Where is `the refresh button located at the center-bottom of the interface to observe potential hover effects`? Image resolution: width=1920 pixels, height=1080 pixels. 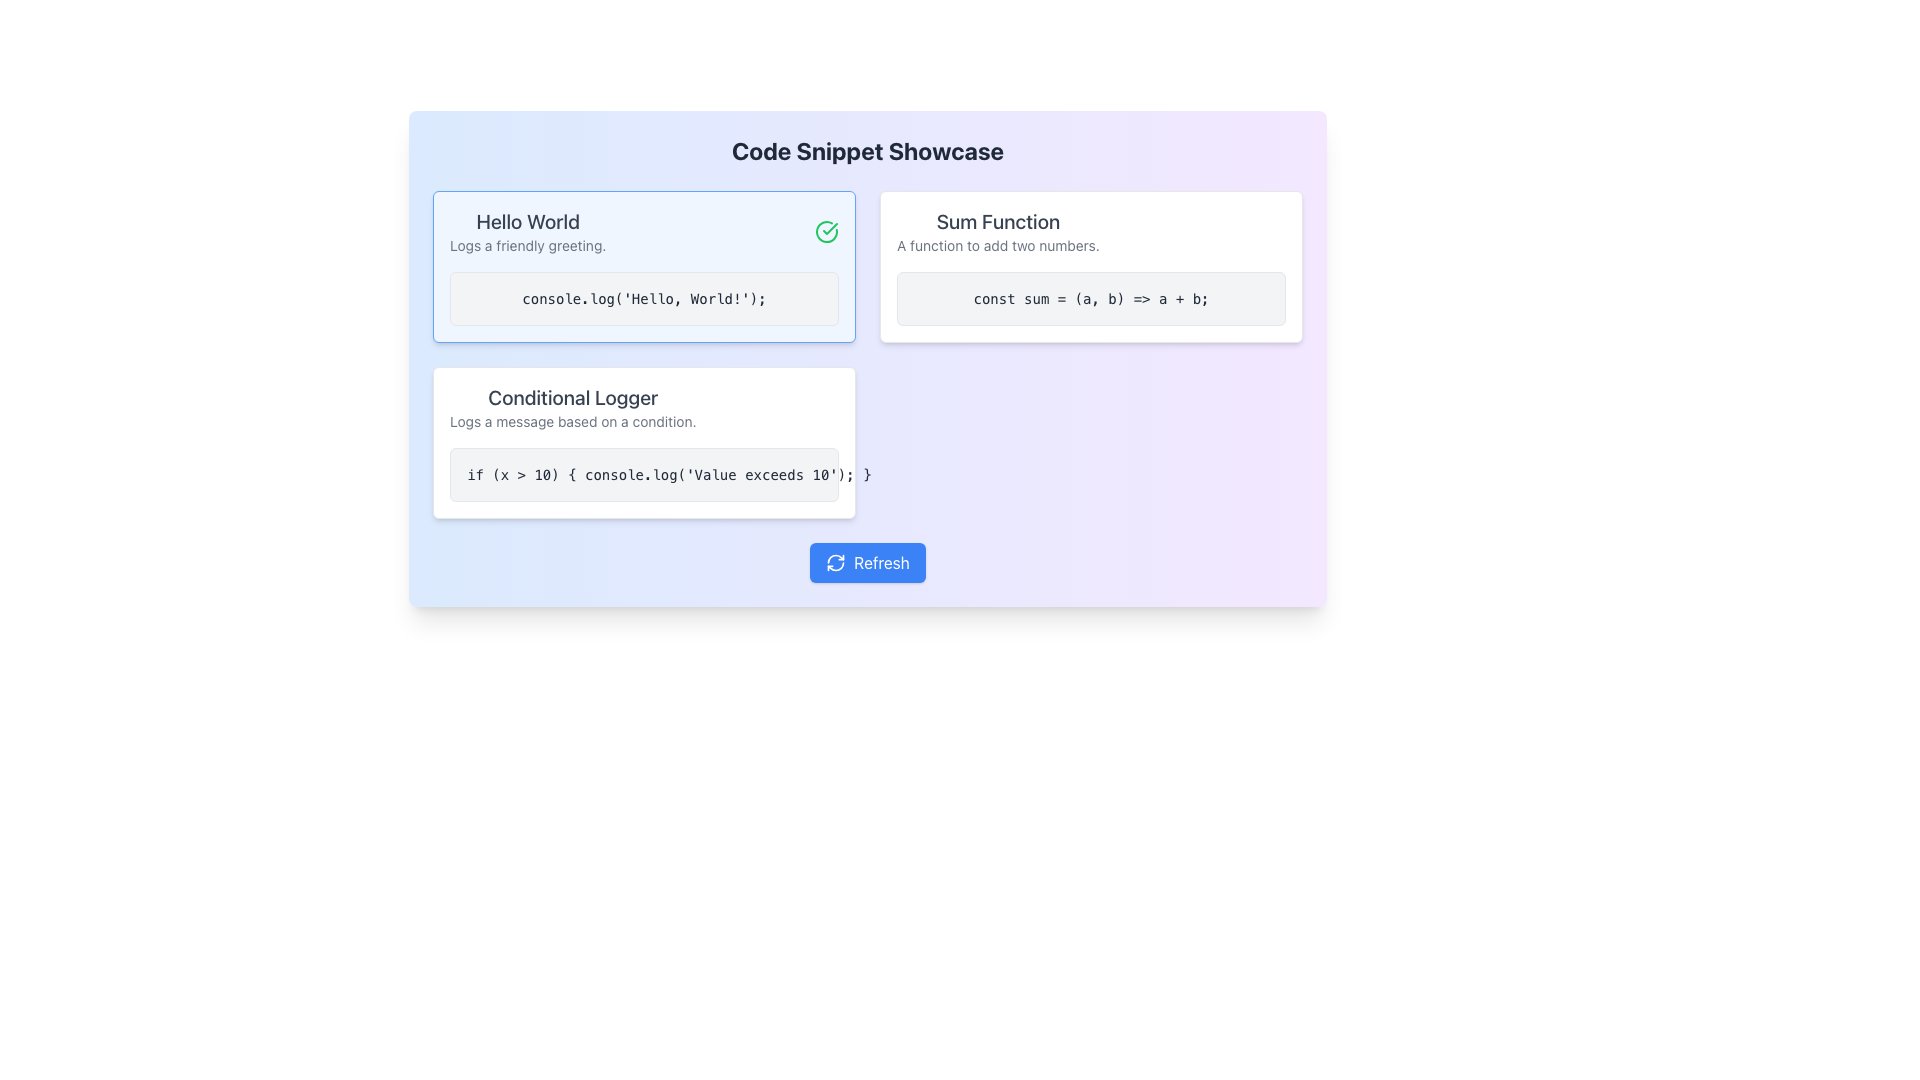
the refresh button located at the center-bottom of the interface to observe potential hover effects is located at coordinates (868, 563).